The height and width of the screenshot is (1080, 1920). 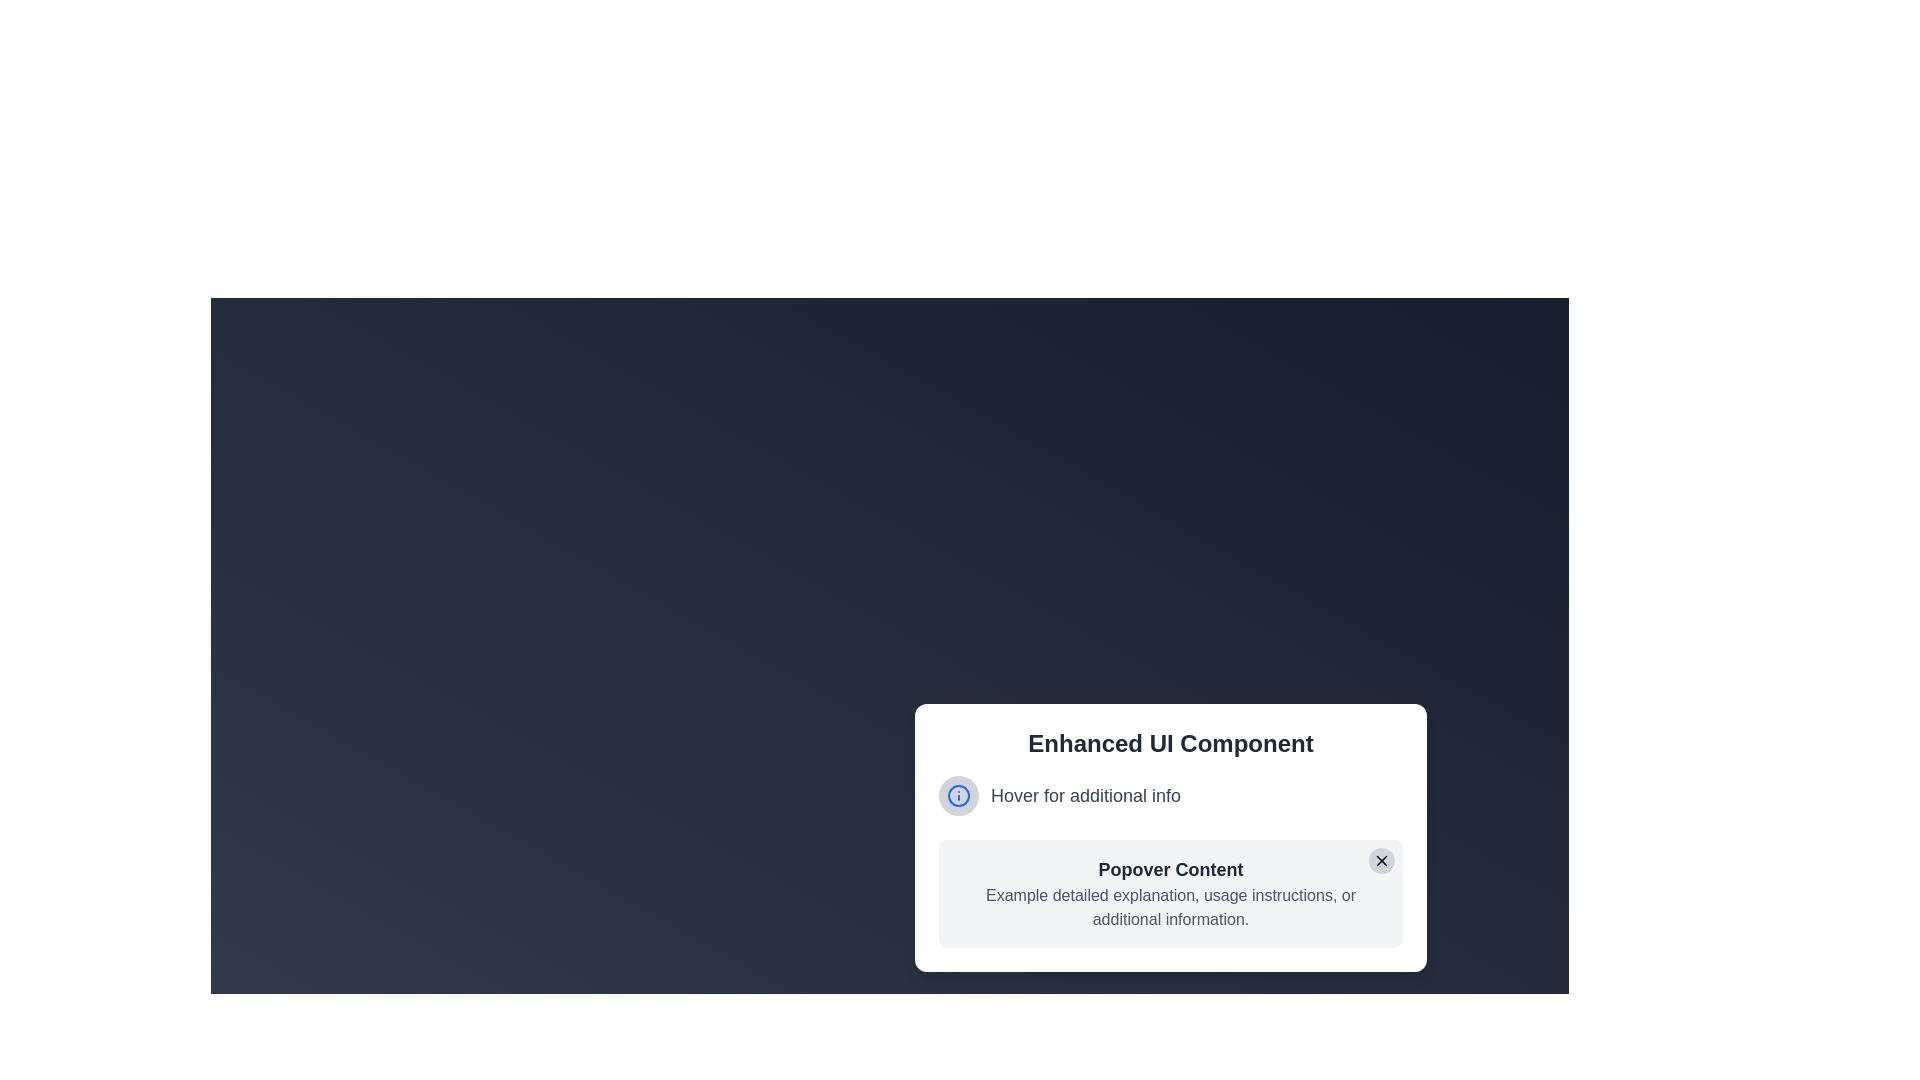 What do you see at coordinates (1381, 859) in the screenshot?
I see `the close button located in the top-right corner of the popover dialog, adjacent to the title 'Popover Content'` at bounding box center [1381, 859].